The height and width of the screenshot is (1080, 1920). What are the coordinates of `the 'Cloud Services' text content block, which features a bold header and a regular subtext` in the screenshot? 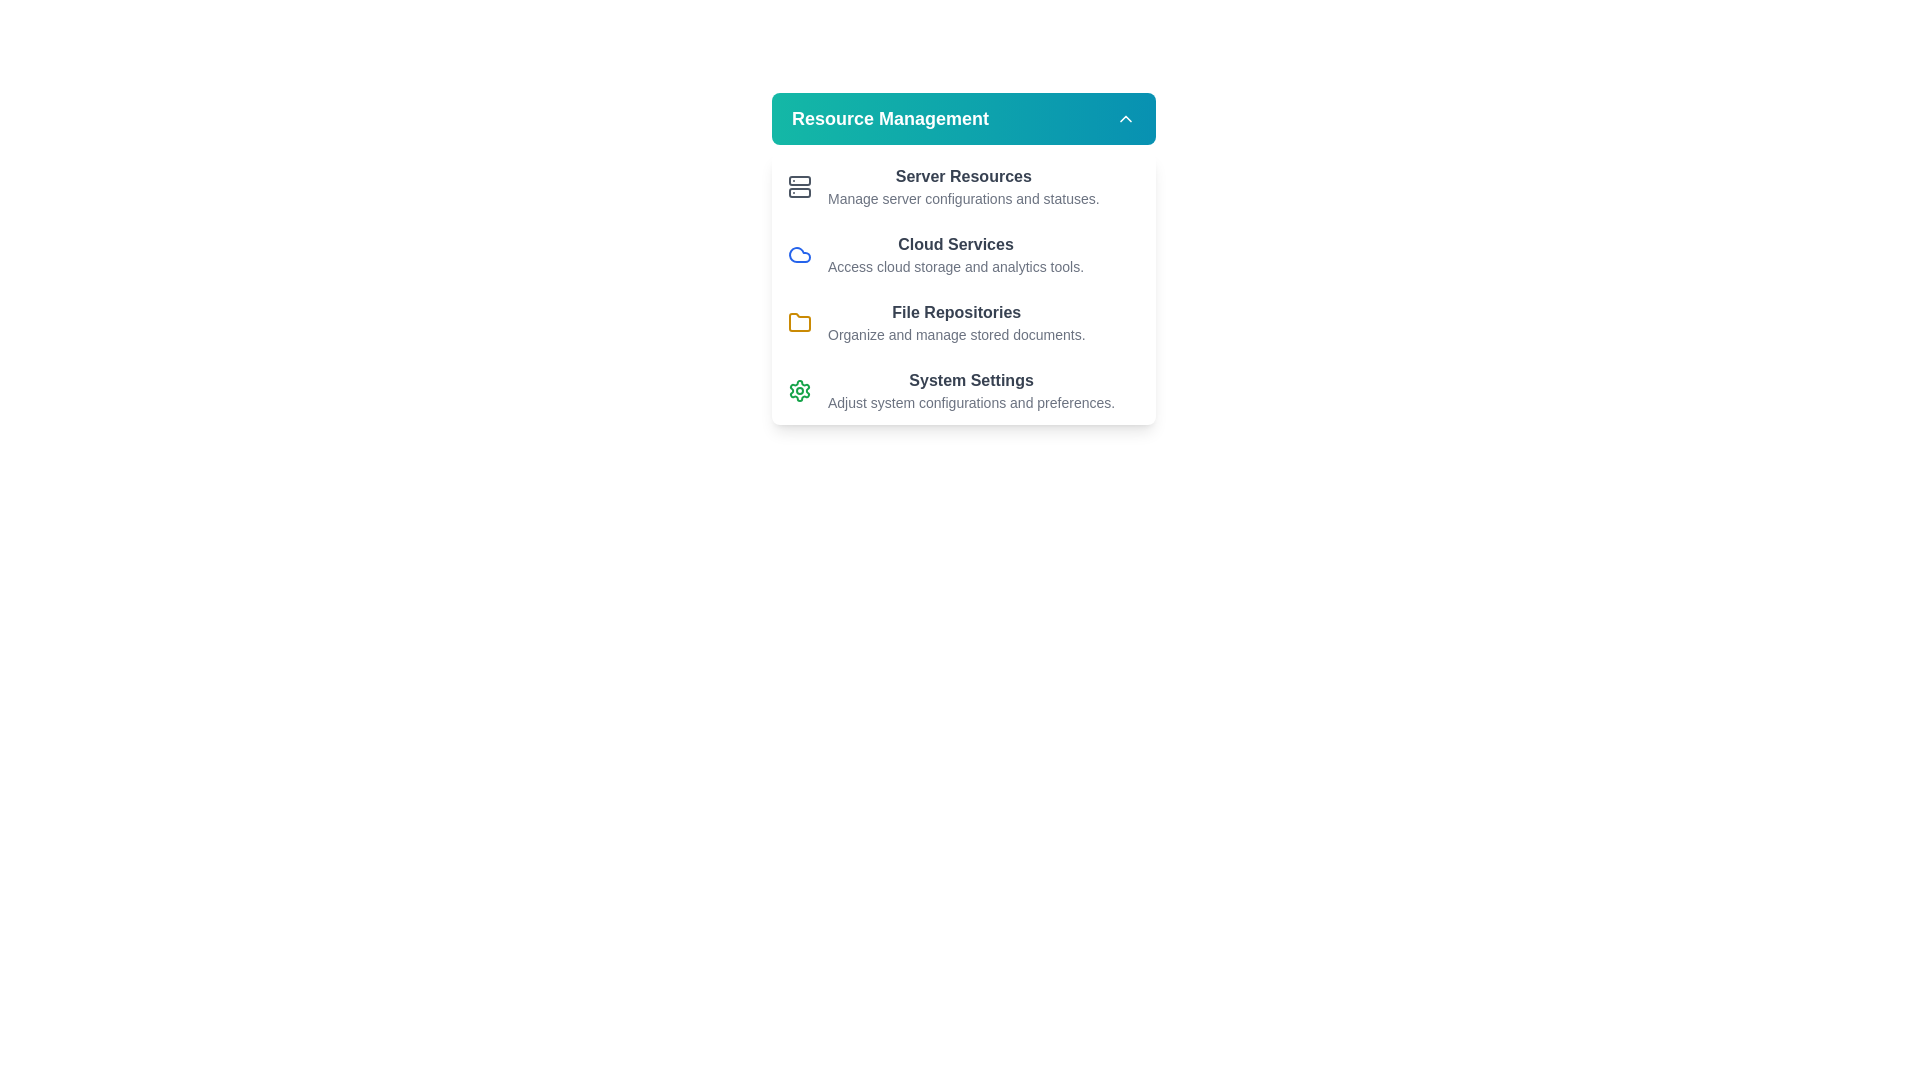 It's located at (954, 253).